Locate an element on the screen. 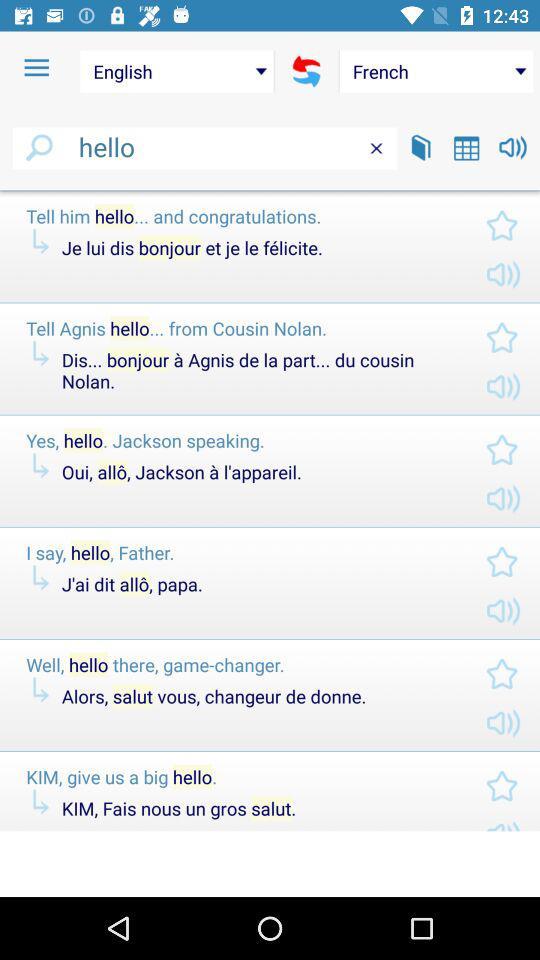 Image resolution: width=540 pixels, height=960 pixels. j ai dit item is located at coordinates (257, 584).